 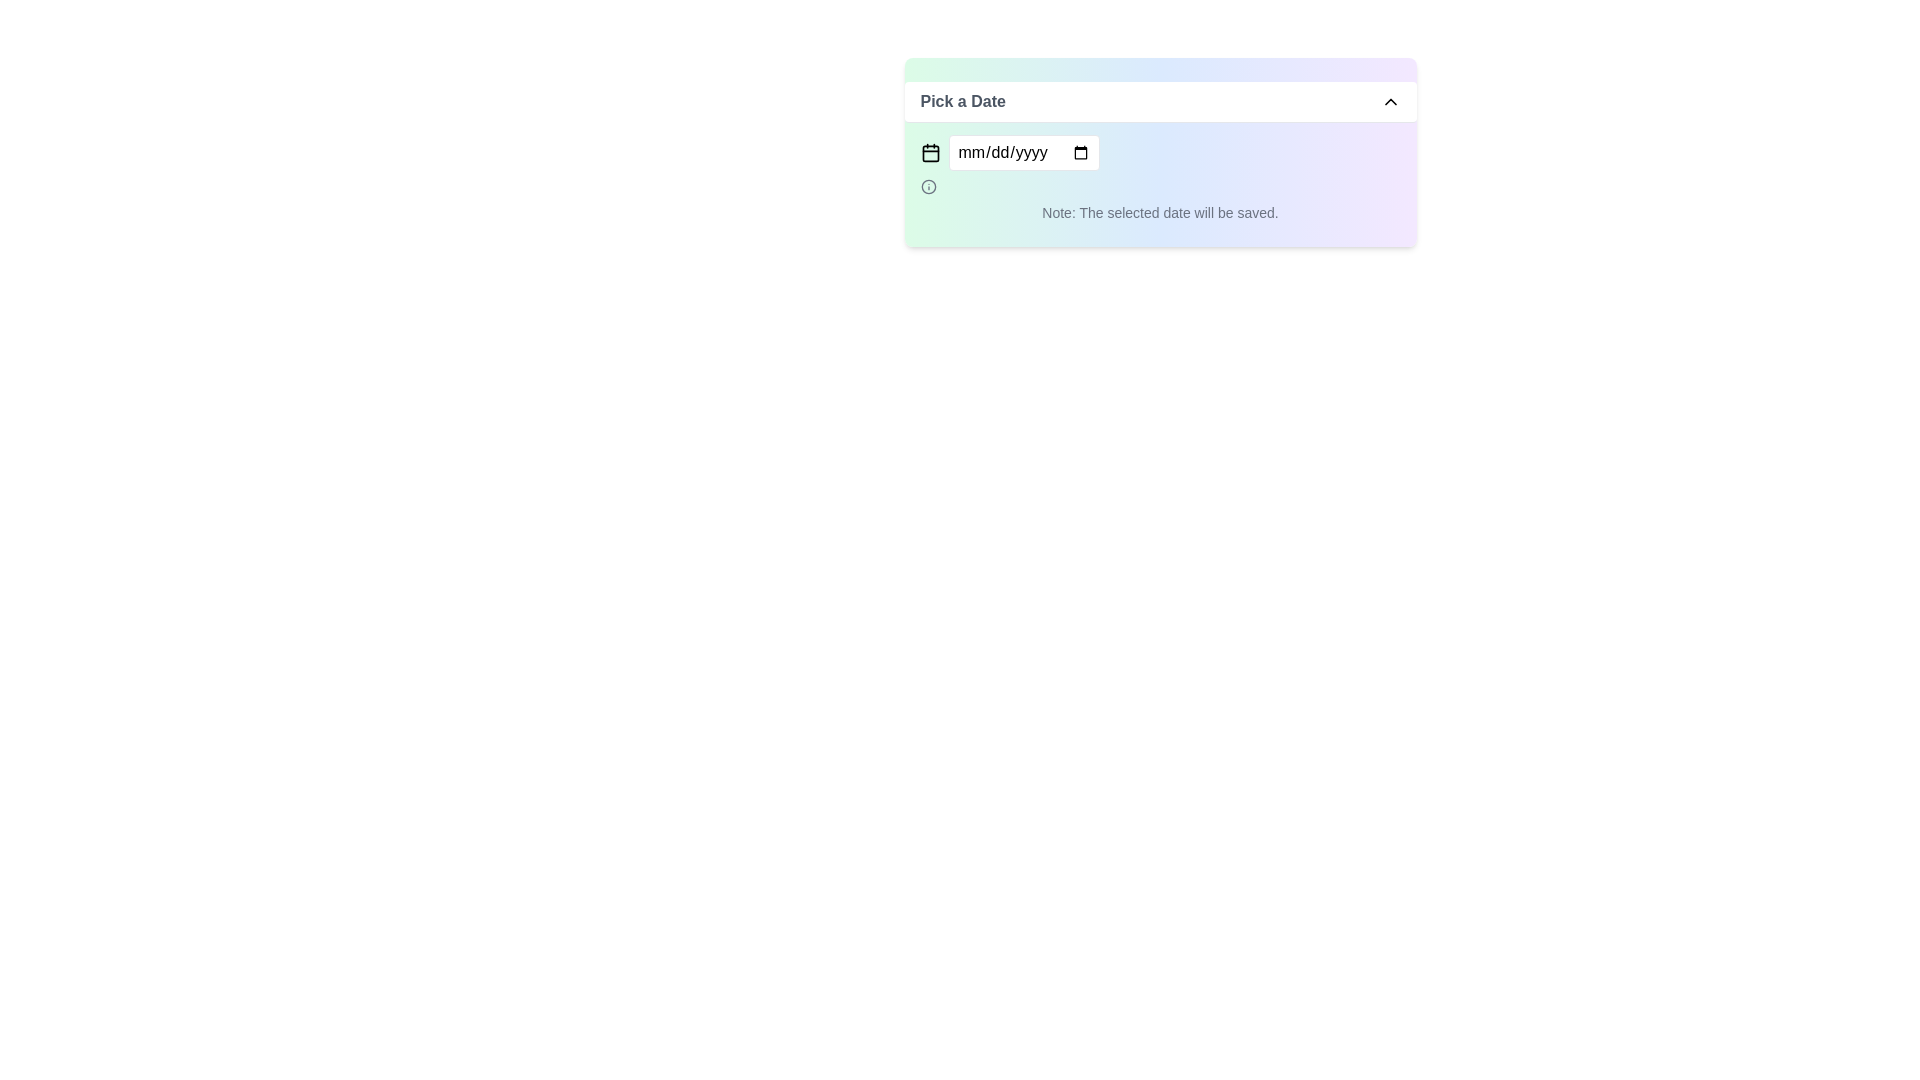 What do you see at coordinates (927, 186) in the screenshot?
I see `the first graphical element in the SVG icon, which serves as a decorative indicator located to the left of the date-picker input field` at bounding box center [927, 186].